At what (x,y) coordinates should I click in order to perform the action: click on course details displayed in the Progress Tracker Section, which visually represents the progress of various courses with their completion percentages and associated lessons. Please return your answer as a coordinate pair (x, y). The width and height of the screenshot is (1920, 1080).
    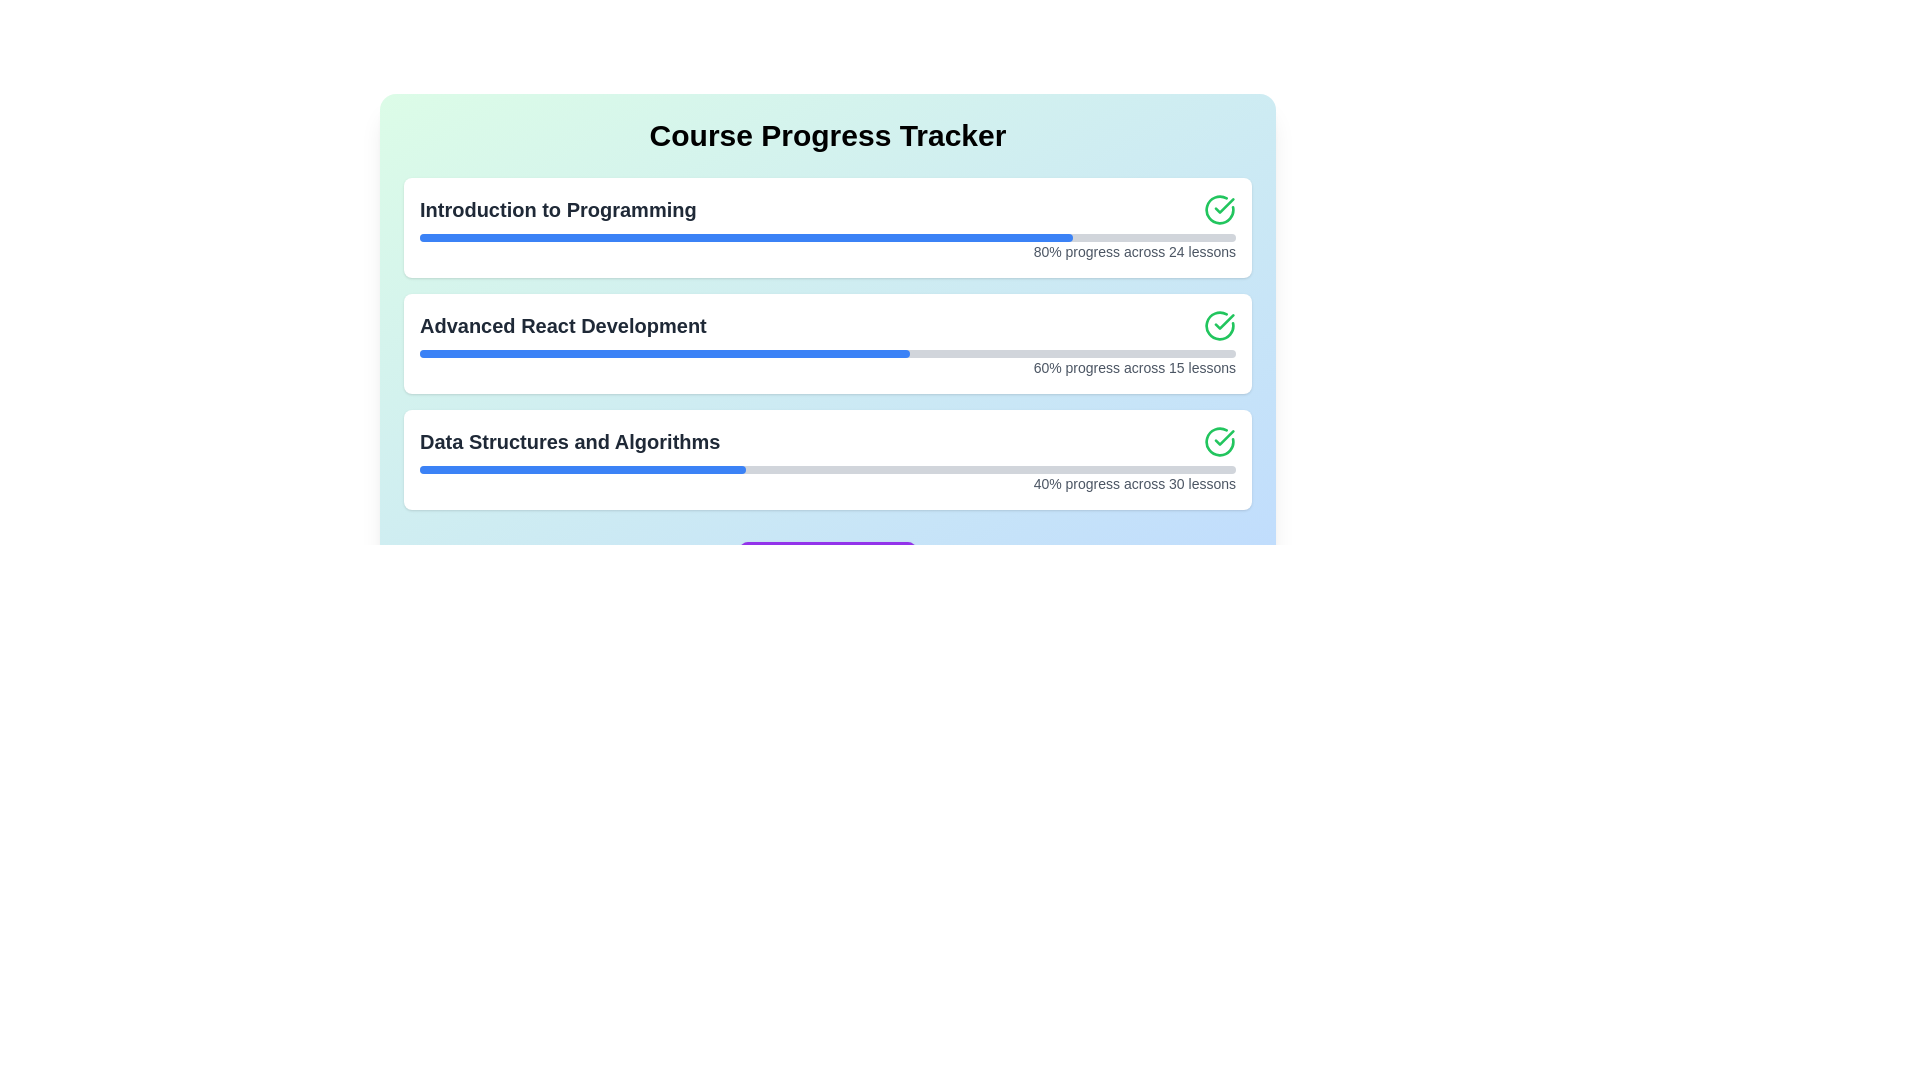
    Looking at the image, I should click on (828, 342).